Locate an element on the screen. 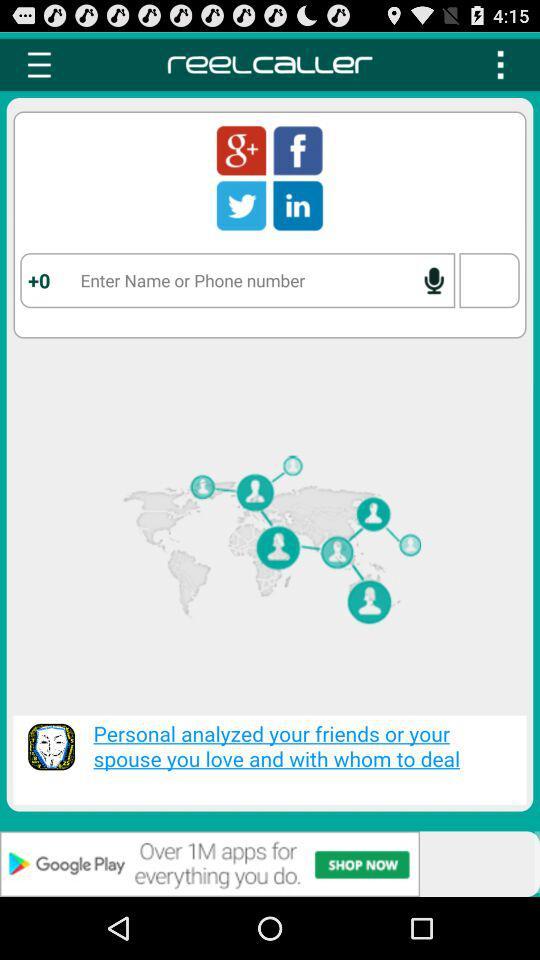 This screenshot has width=540, height=960. in is located at coordinates (297, 205).